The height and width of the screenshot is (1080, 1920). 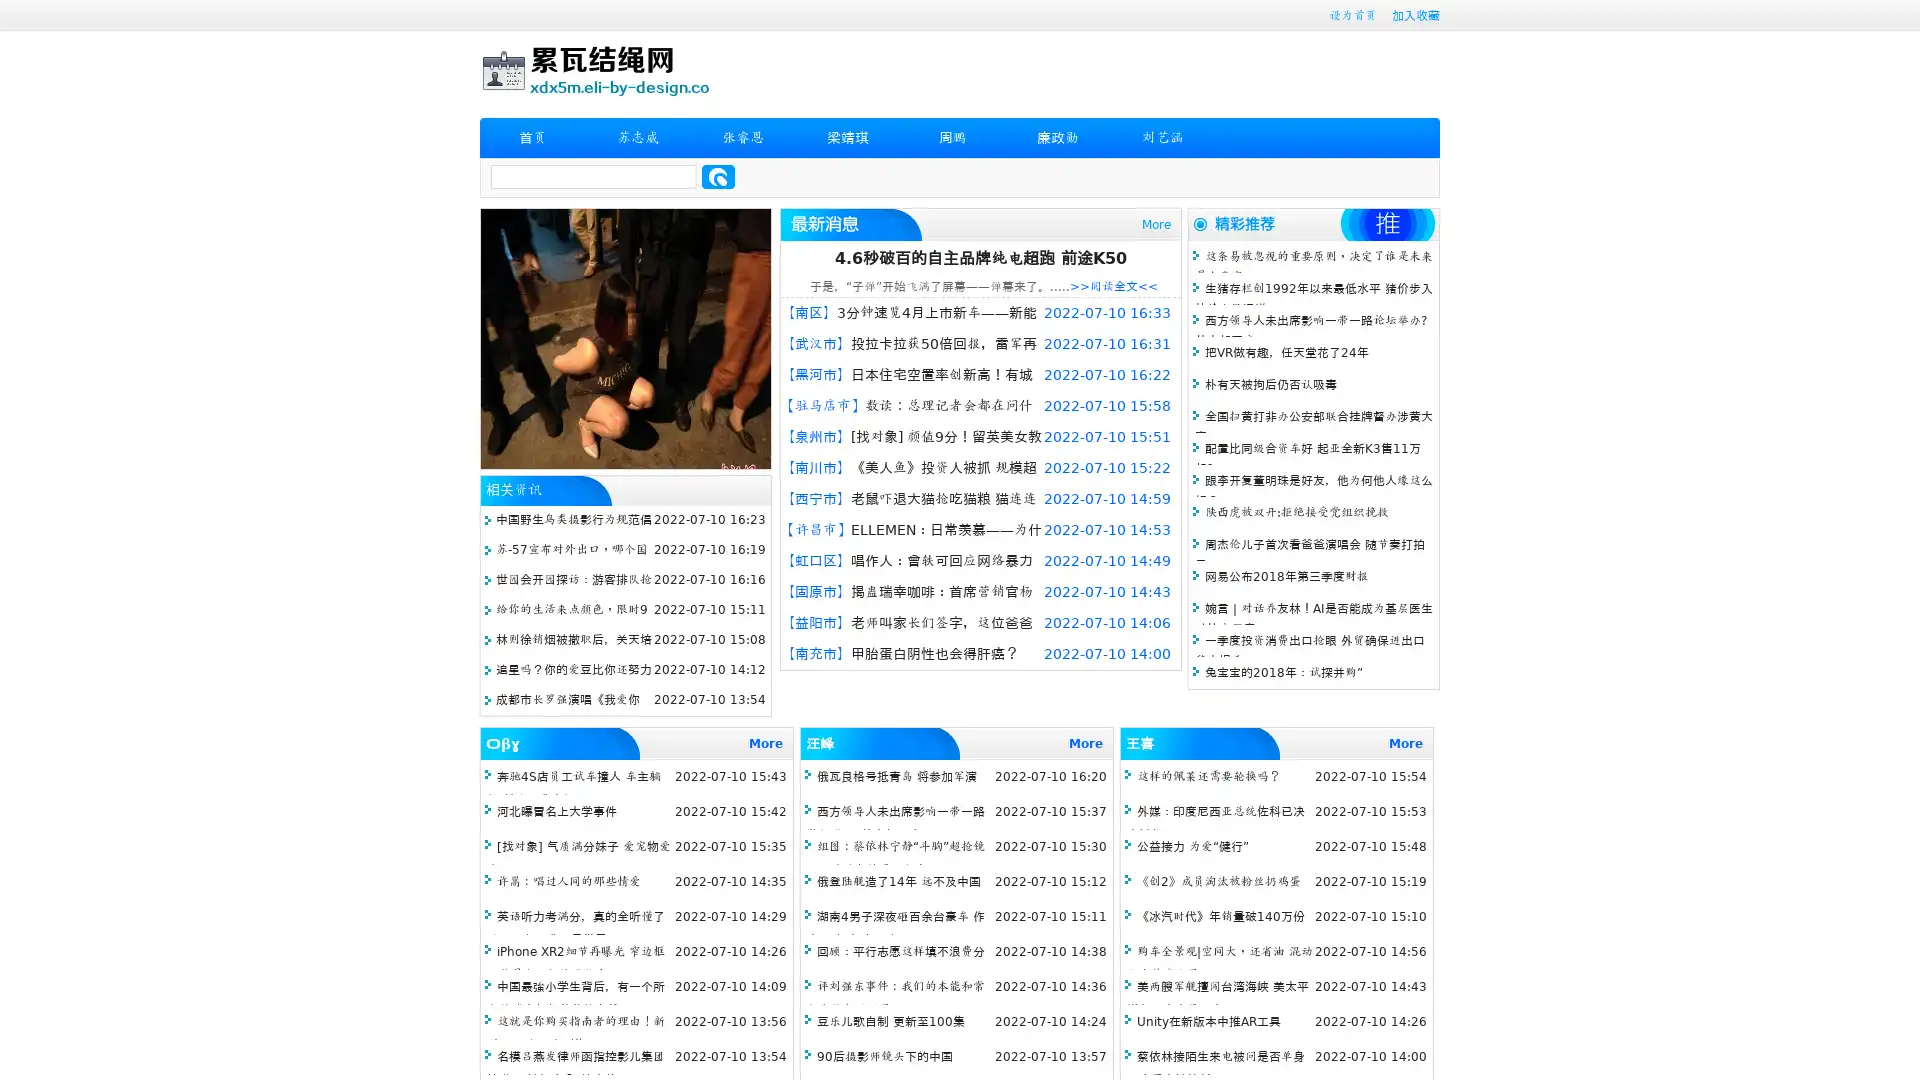 I want to click on Search, so click(x=718, y=176).